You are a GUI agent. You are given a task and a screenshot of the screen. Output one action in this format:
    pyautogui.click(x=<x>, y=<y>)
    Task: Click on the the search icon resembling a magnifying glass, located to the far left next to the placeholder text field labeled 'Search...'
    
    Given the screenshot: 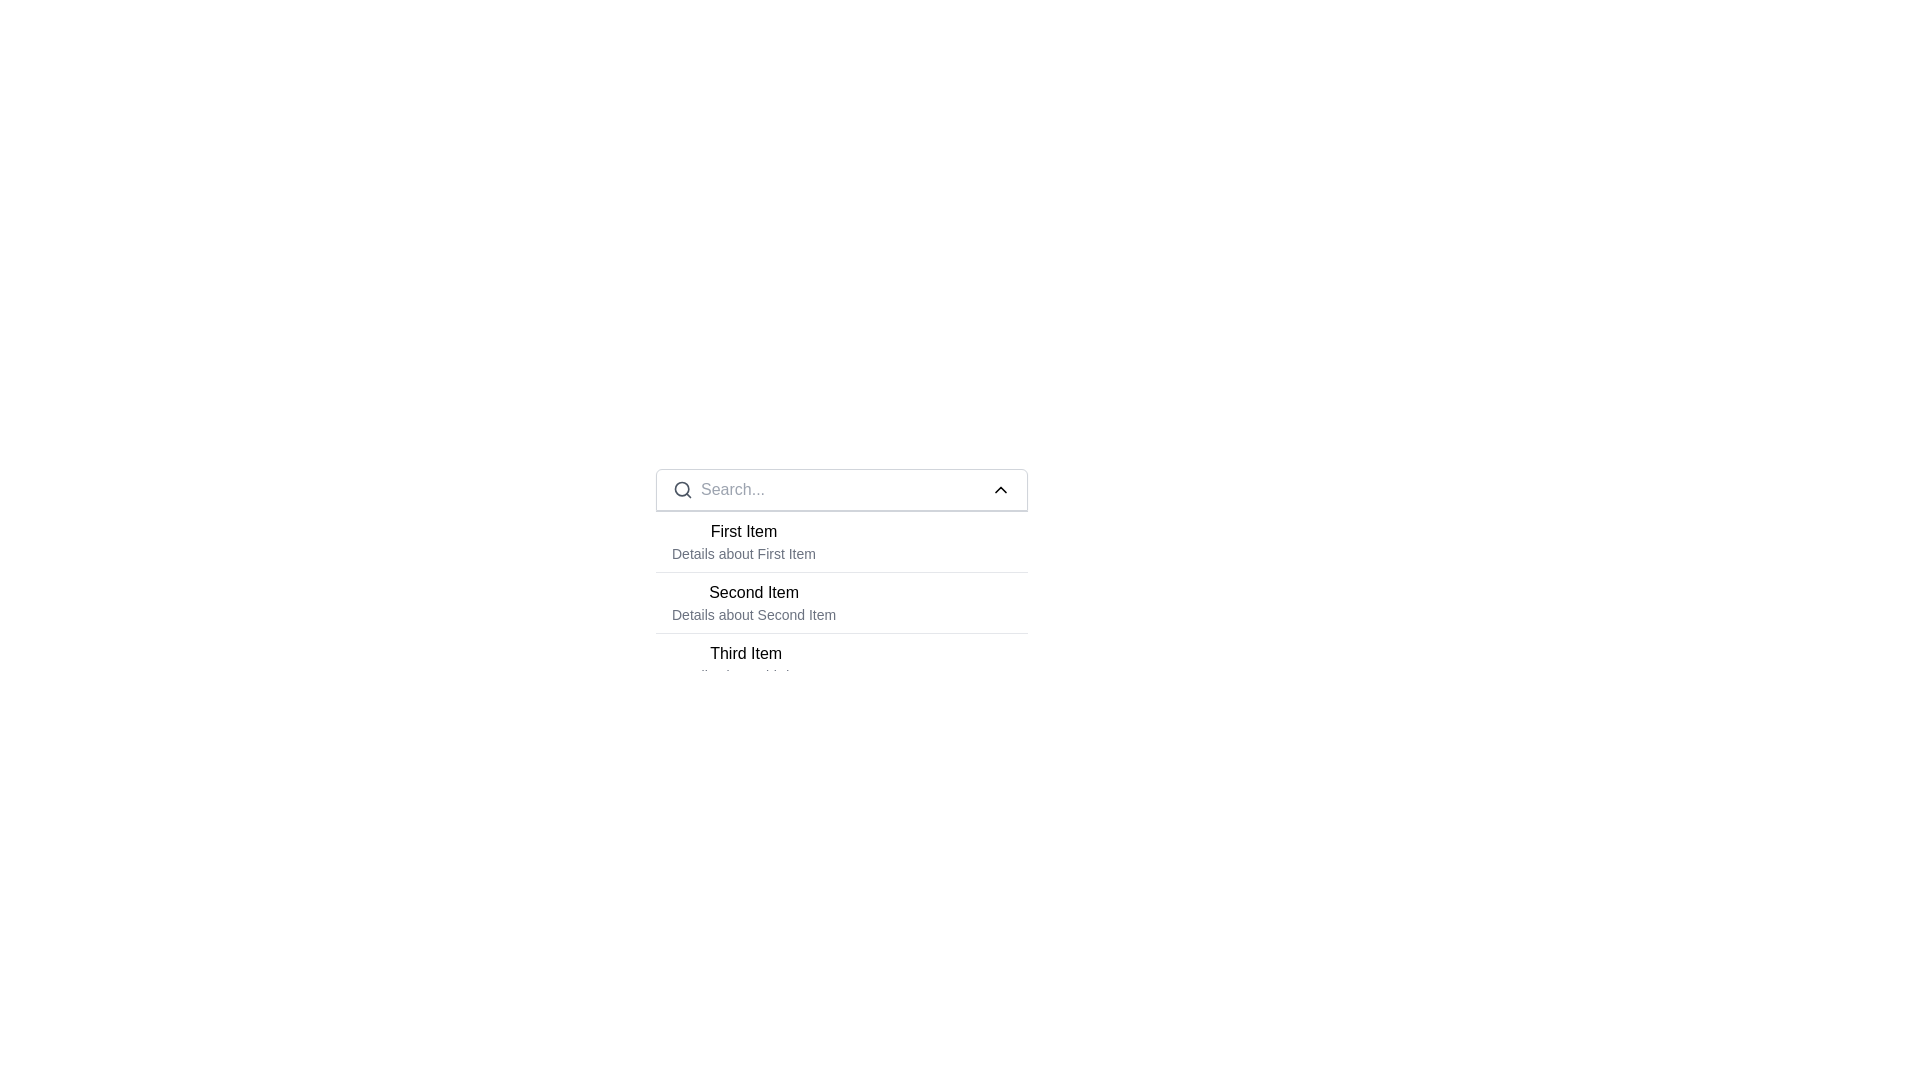 What is the action you would take?
    pyautogui.click(x=682, y=489)
    